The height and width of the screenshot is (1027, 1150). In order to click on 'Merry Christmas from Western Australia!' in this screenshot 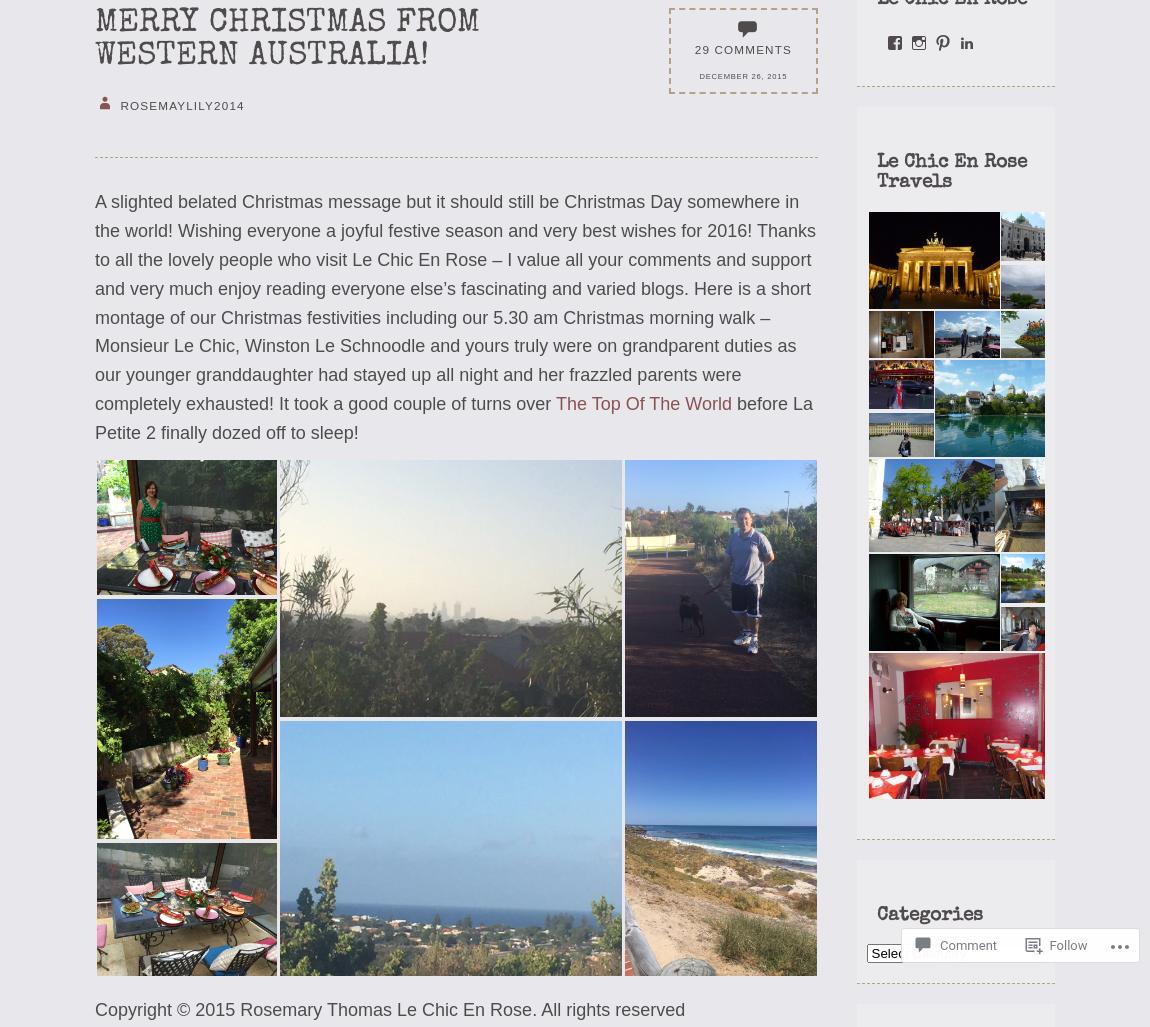, I will do `click(286, 39)`.